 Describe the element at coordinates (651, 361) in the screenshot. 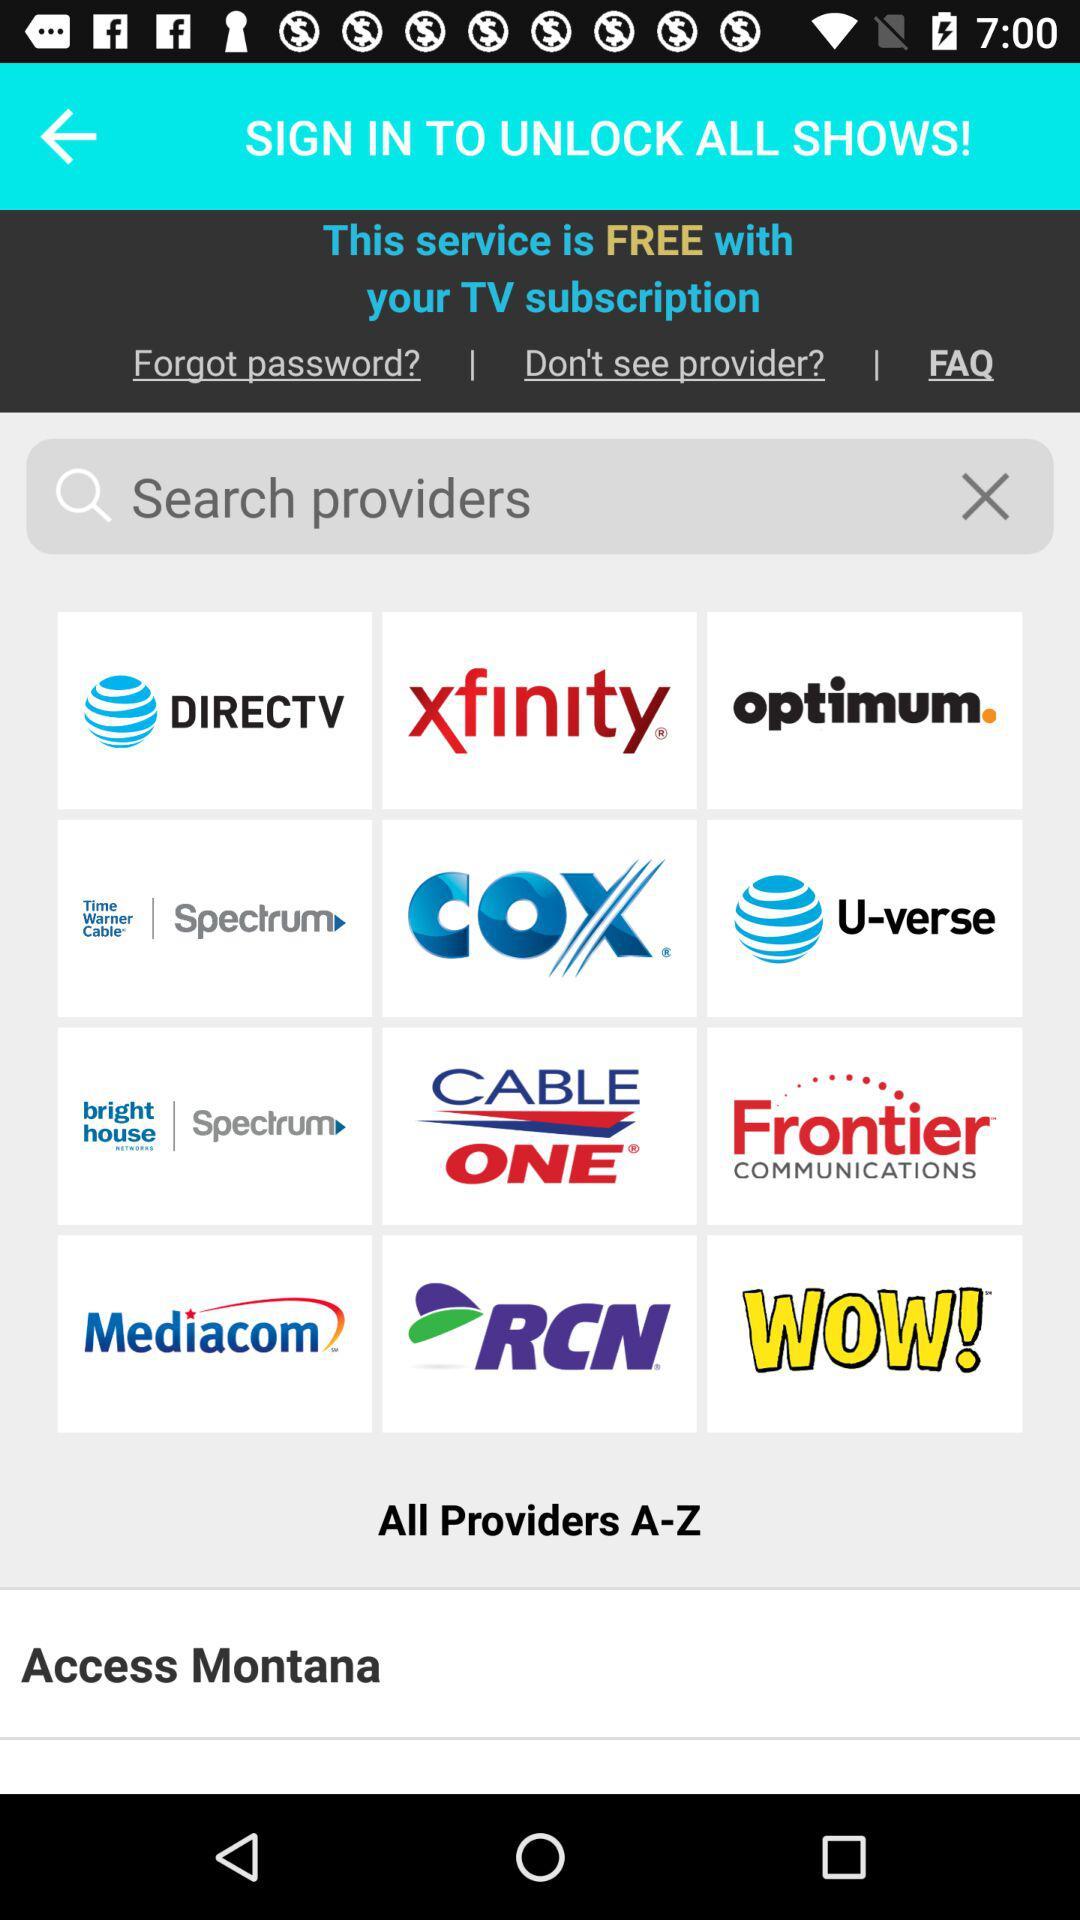

I see `icon next to the | item` at that location.